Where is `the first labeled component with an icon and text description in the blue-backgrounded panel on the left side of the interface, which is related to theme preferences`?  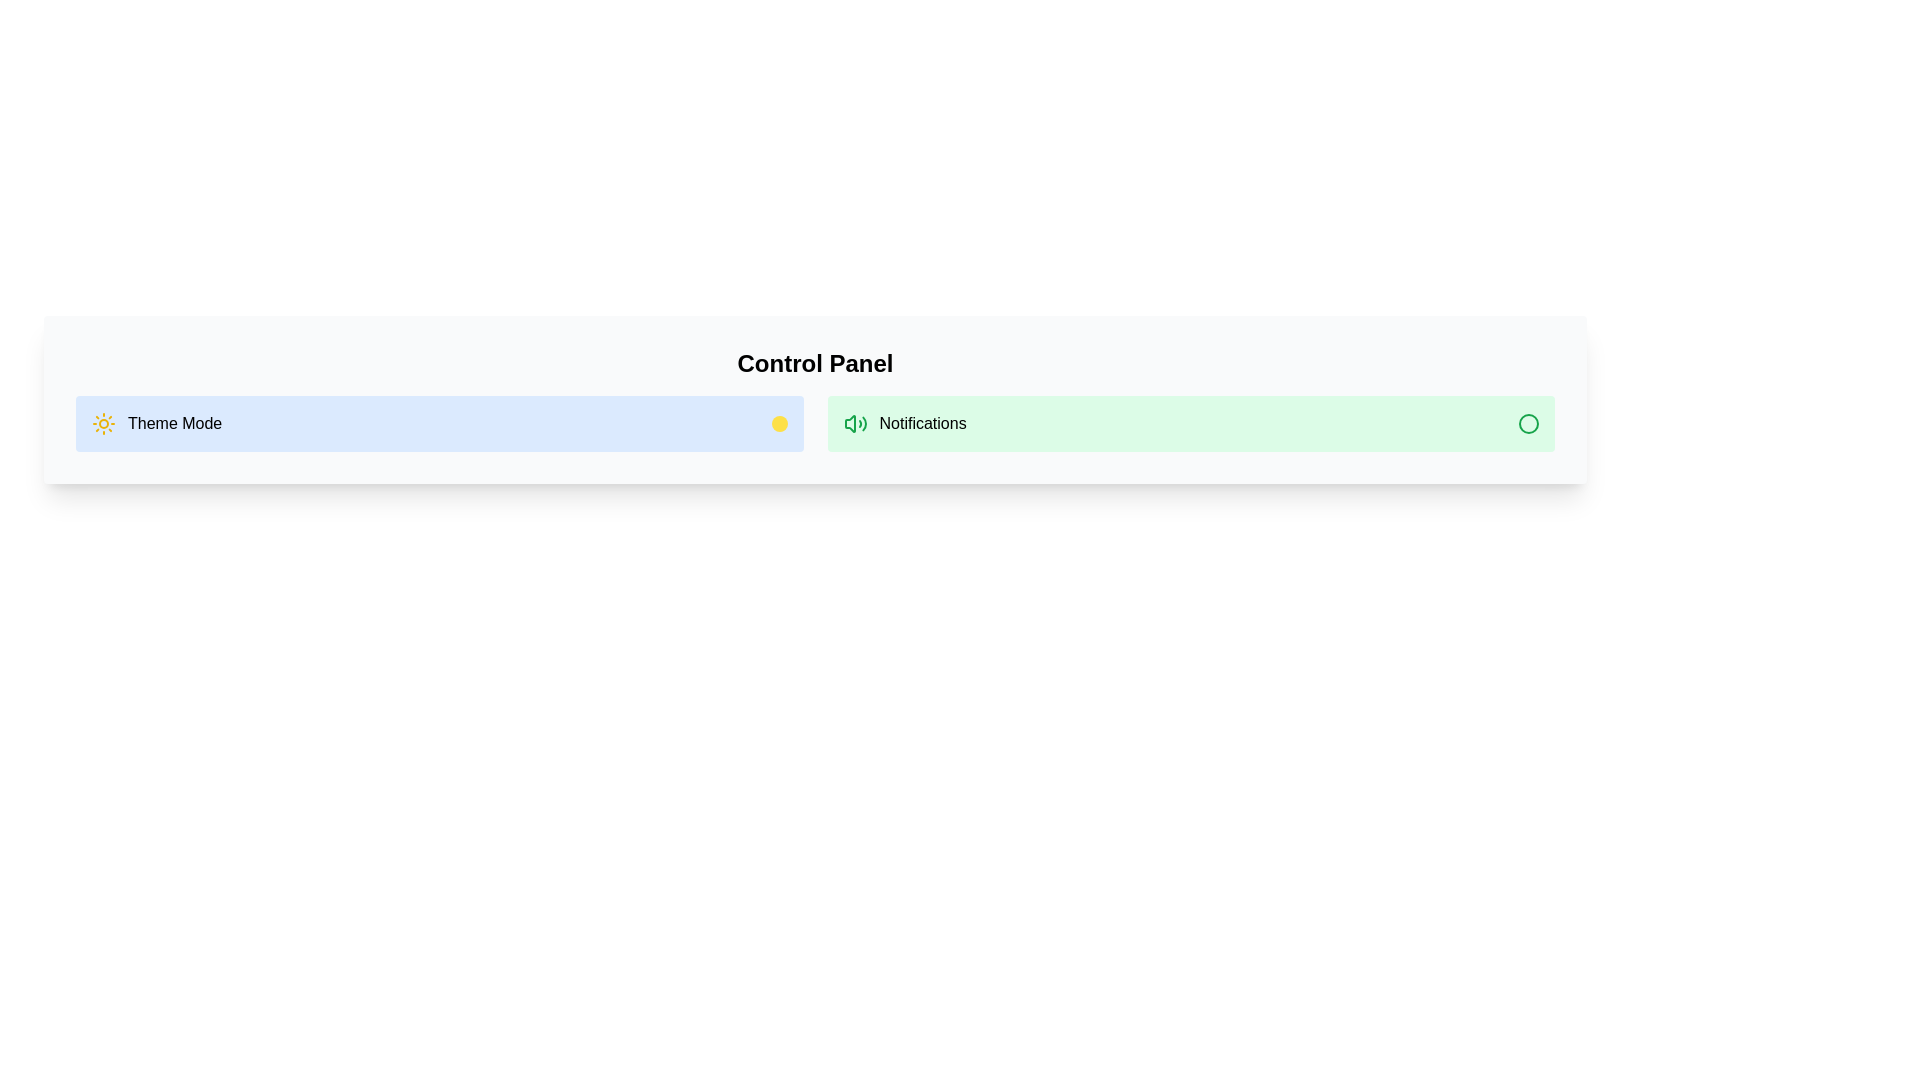 the first labeled component with an icon and text description in the blue-backgrounded panel on the left side of the interface, which is related to theme preferences is located at coordinates (156, 423).